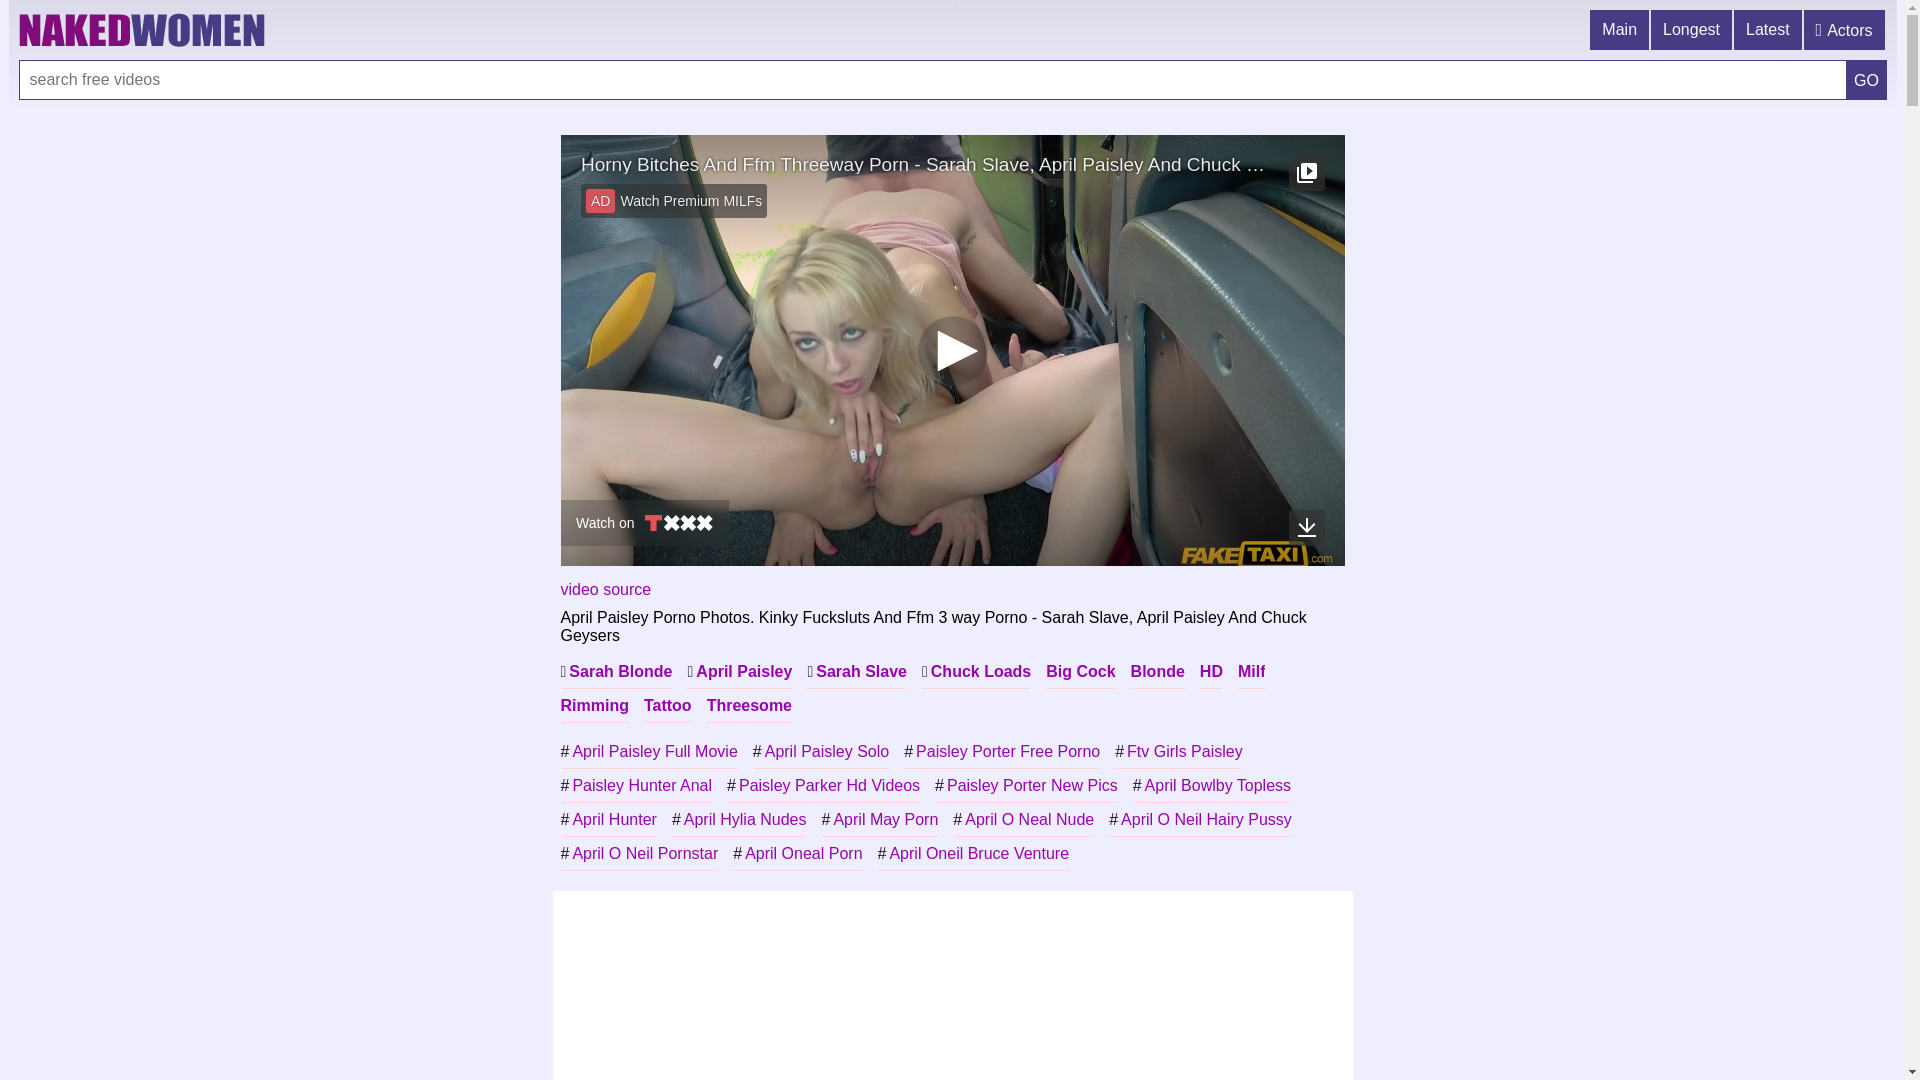 This screenshot has height=1080, width=1920. What do you see at coordinates (1079, 671) in the screenshot?
I see `'Big Cock'` at bounding box center [1079, 671].